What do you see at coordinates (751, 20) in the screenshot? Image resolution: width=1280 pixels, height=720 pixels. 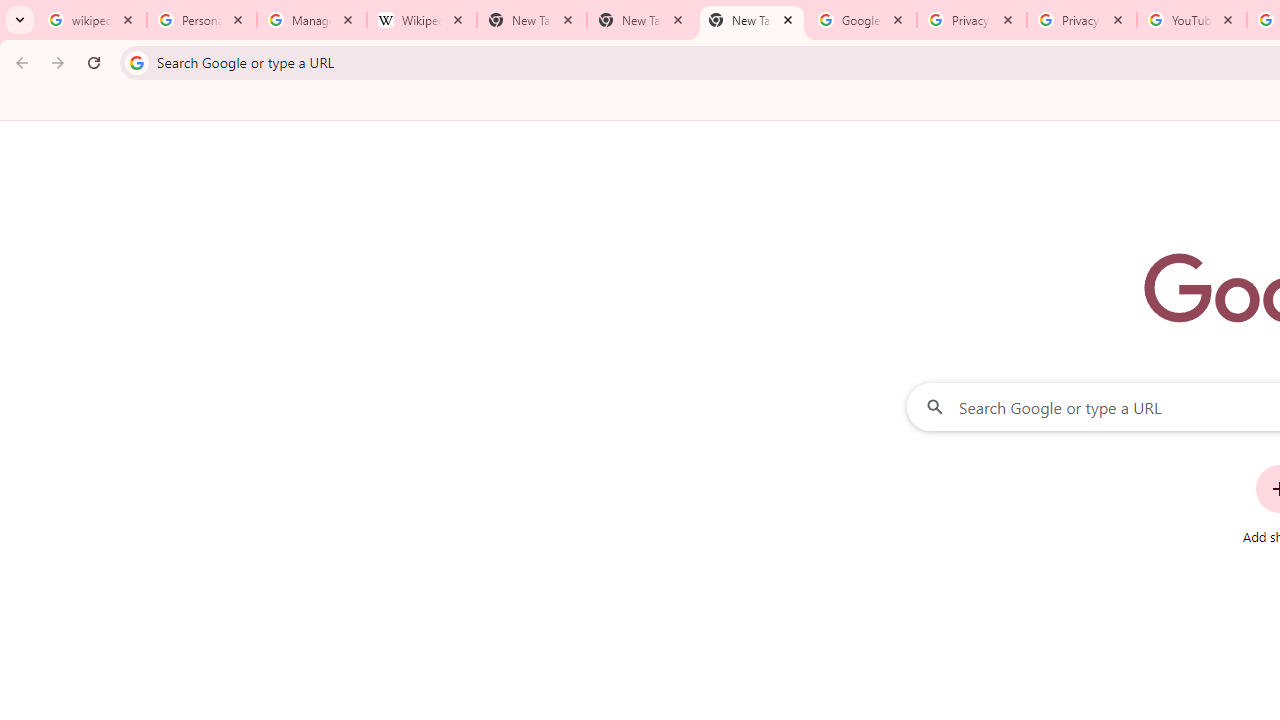 I see `'New Tab'` at bounding box center [751, 20].